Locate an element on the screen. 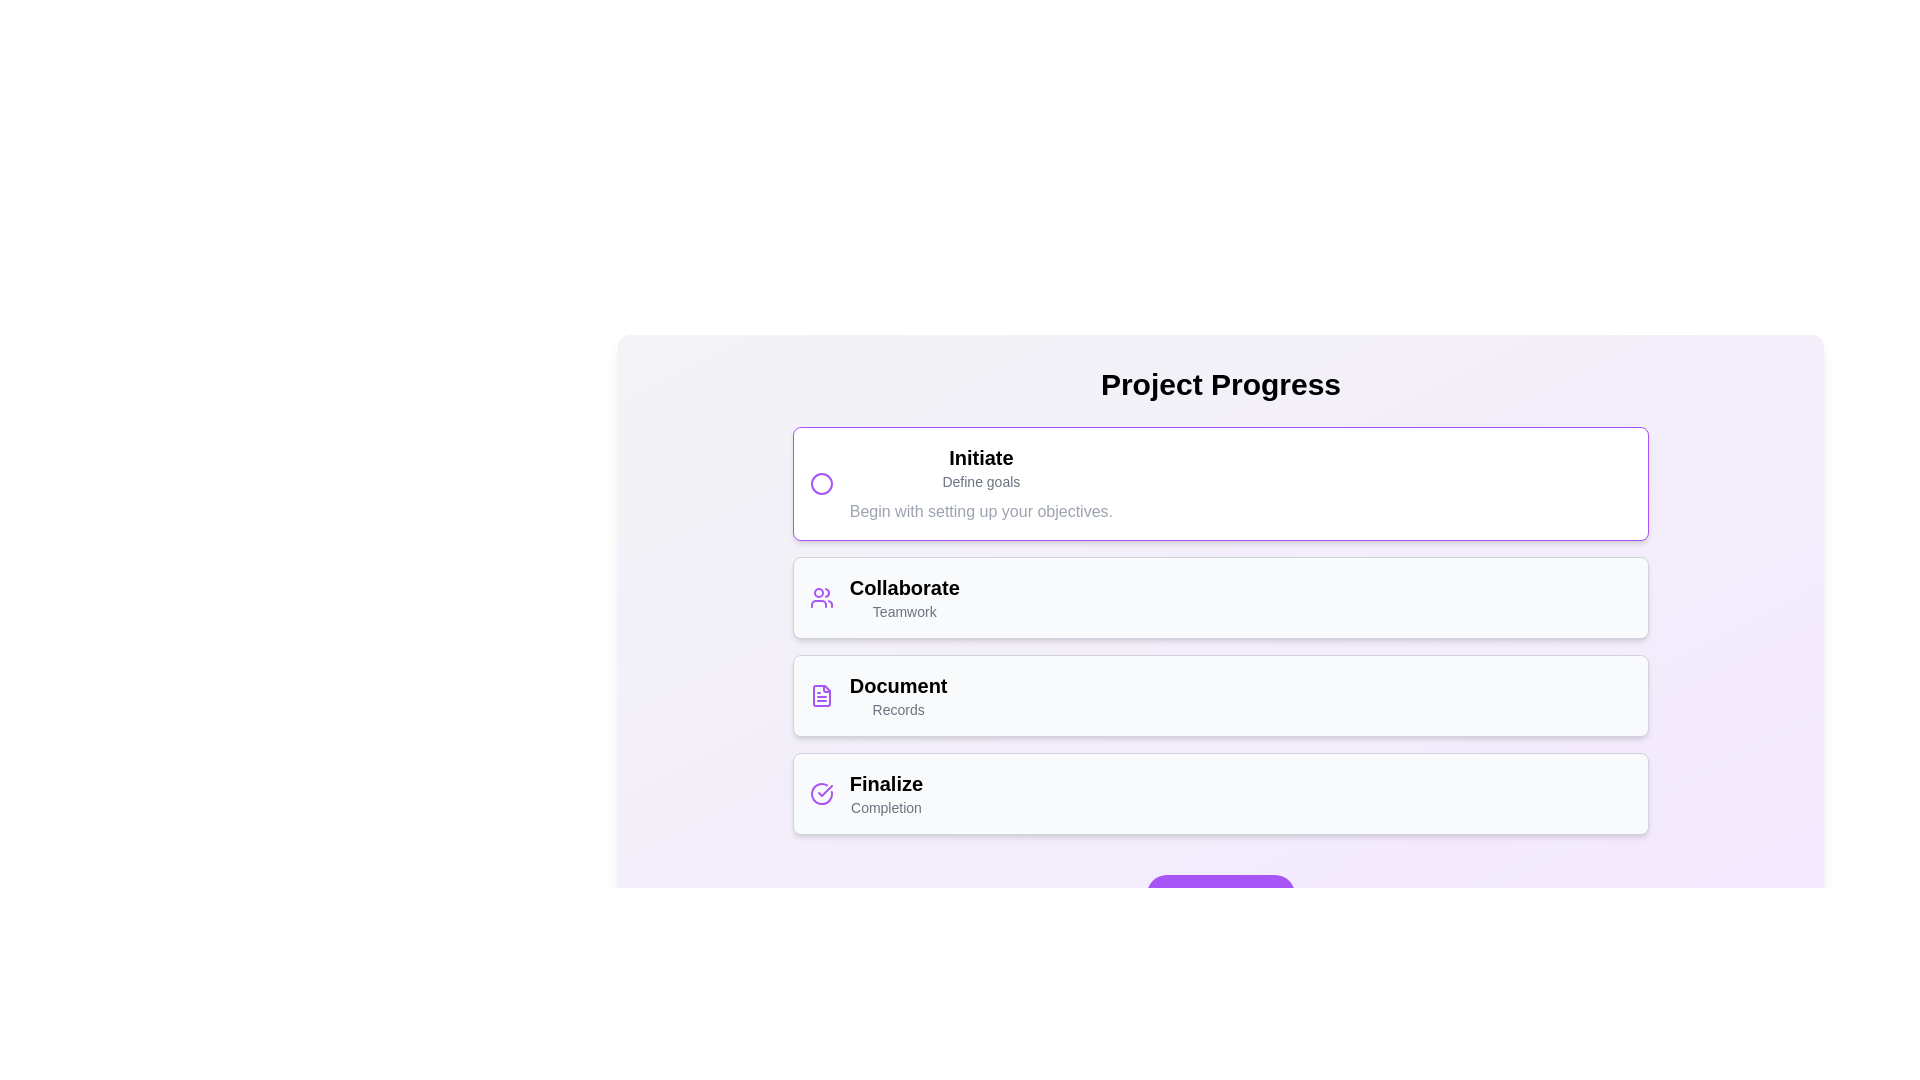 The image size is (1920, 1080). text content of the label displaying 'Records', which is a smaller, light gray font located immediately beneath the bolded label 'Document' in the third section of a vertically stacked list is located at coordinates (897, 708).